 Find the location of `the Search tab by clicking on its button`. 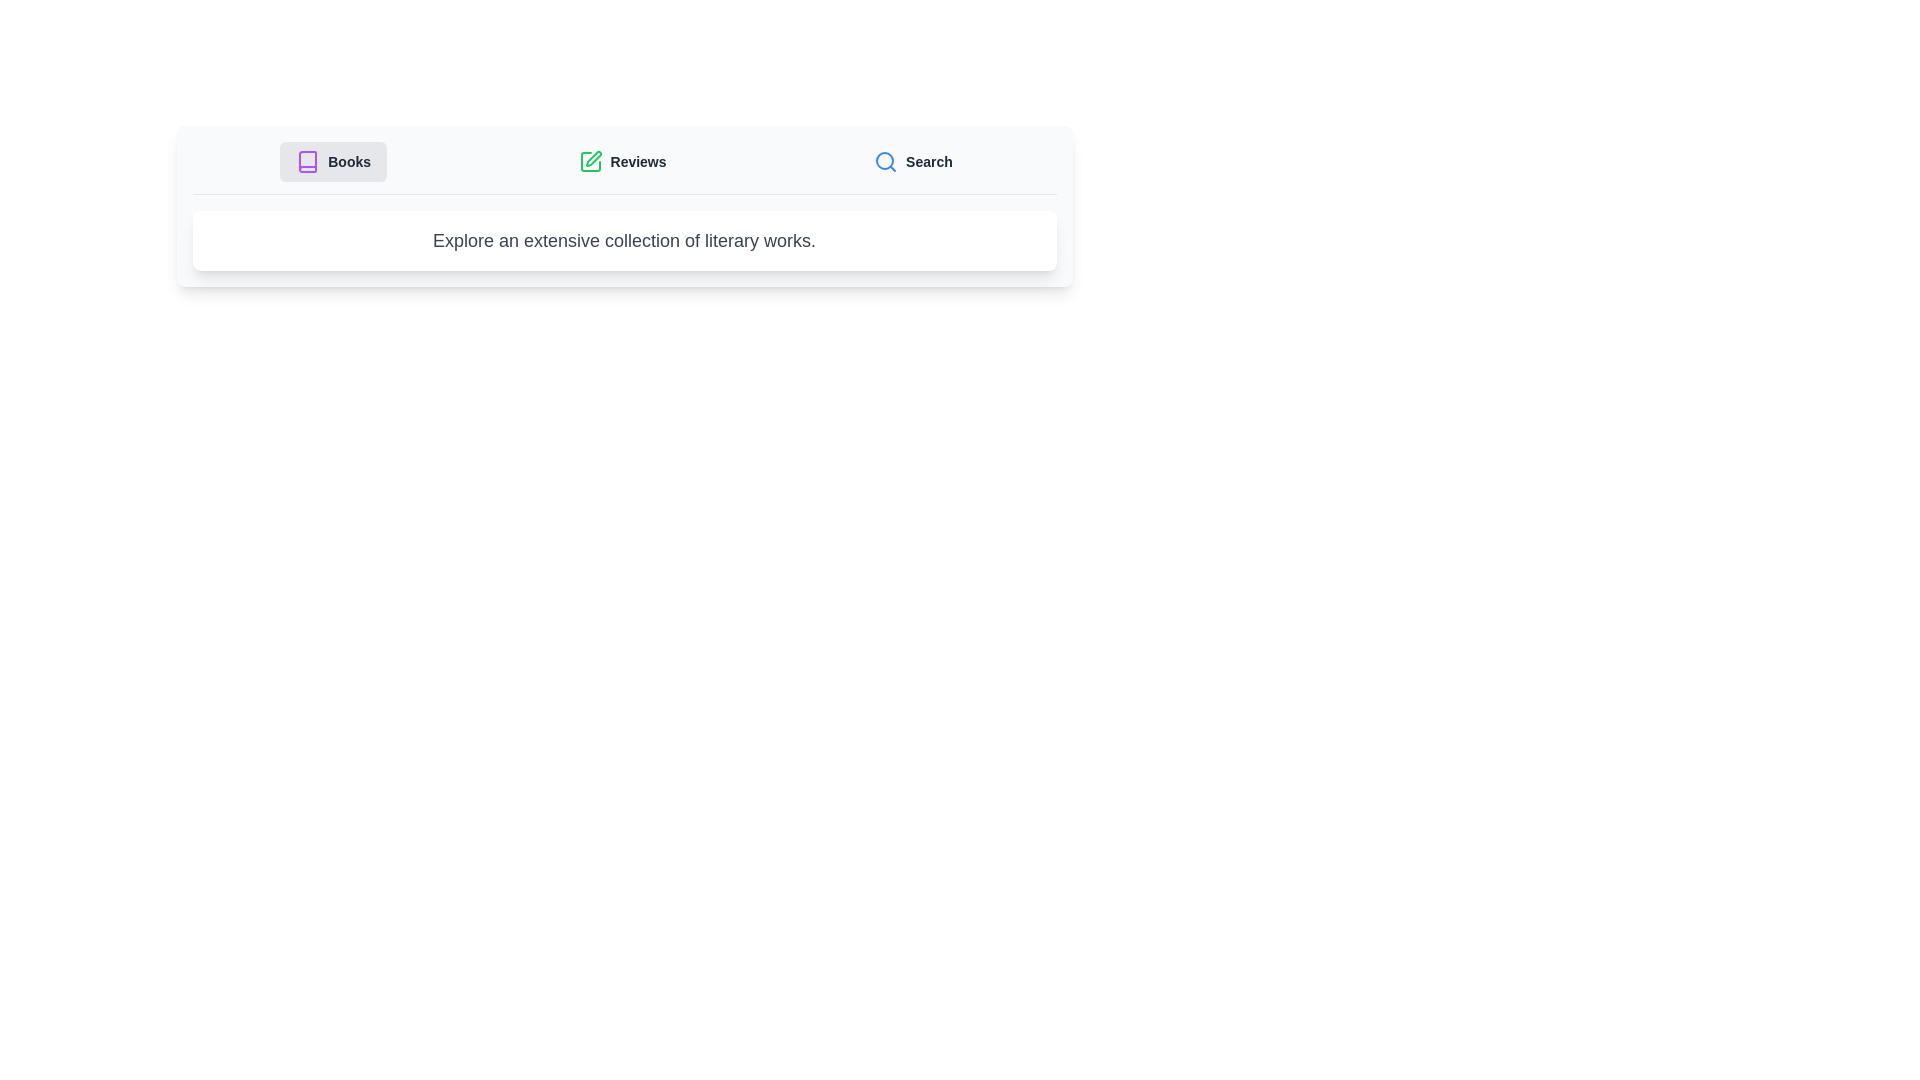

the Search tab by clicking on its button is located at coordinates (912, 161).